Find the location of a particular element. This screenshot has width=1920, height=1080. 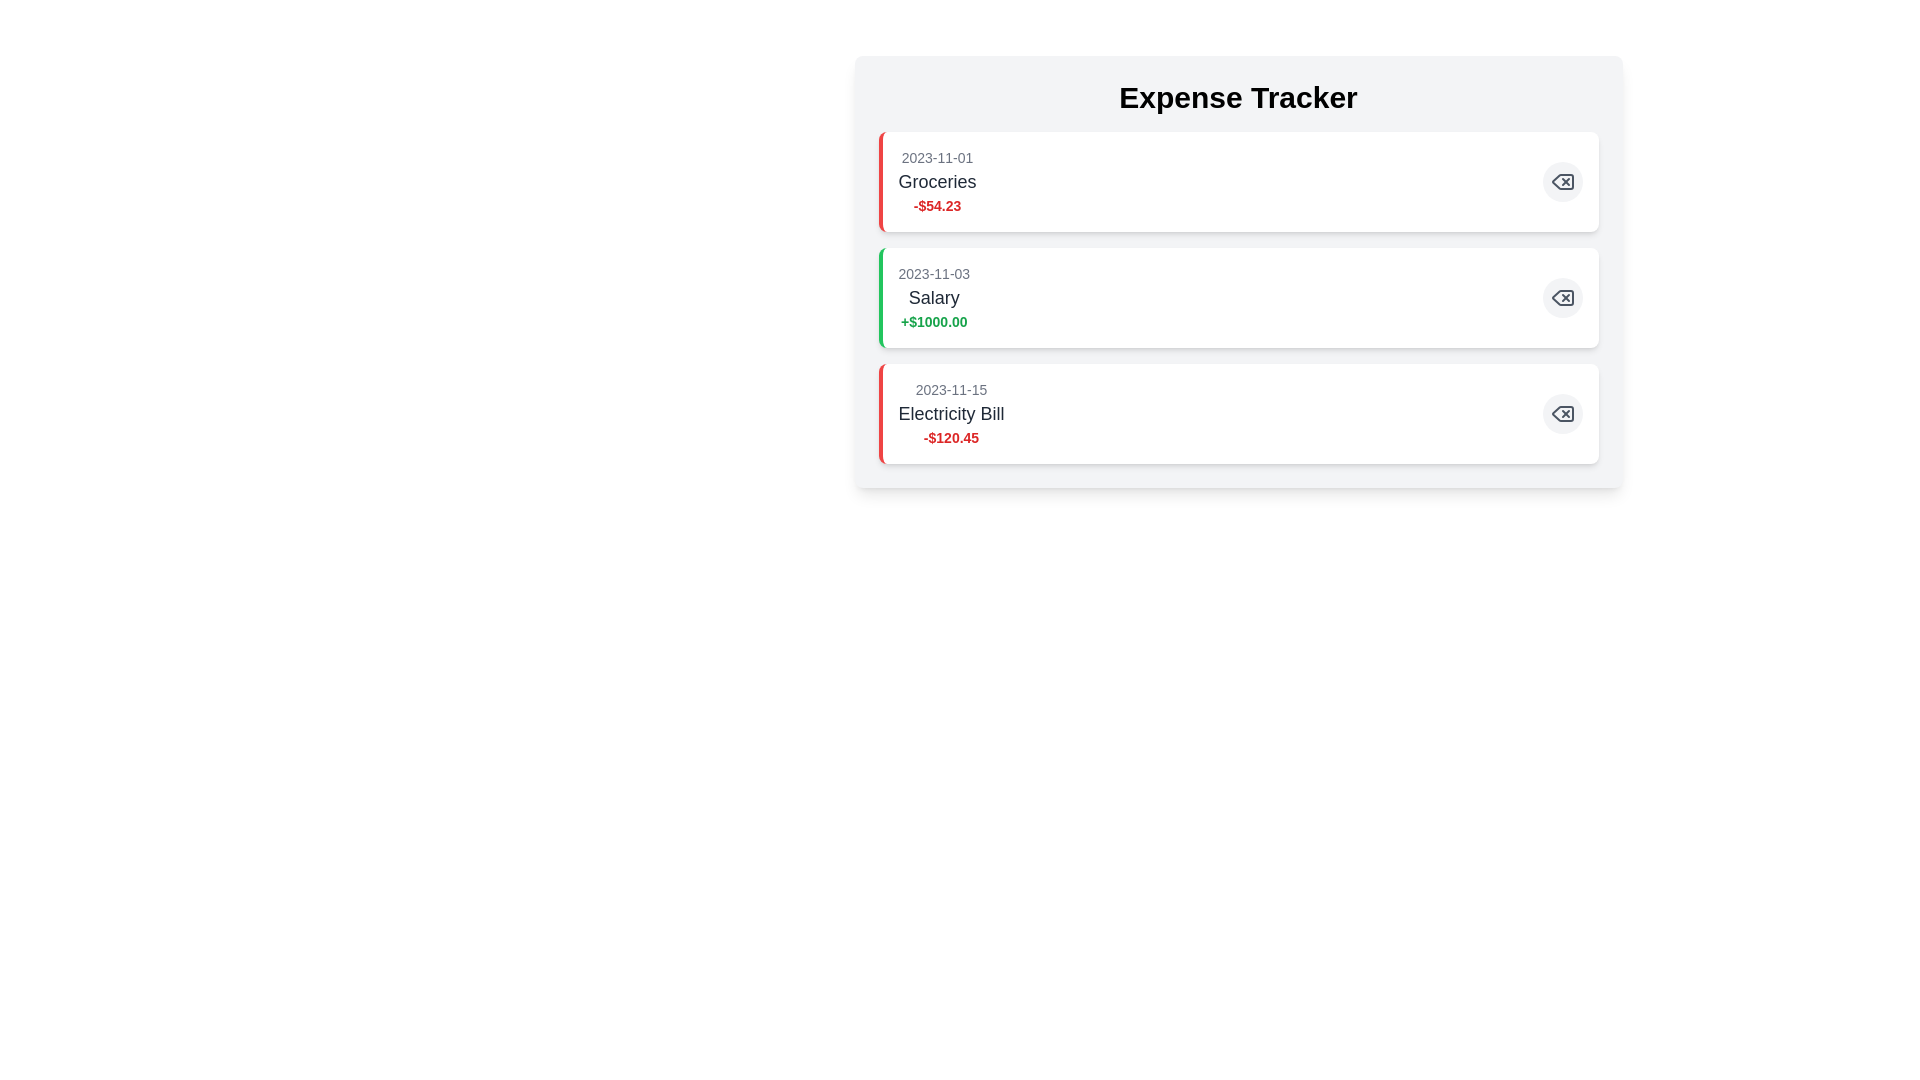

the expense item labeled 'Electricity Bill' to highlight it is located at coordinates (1237, 412).